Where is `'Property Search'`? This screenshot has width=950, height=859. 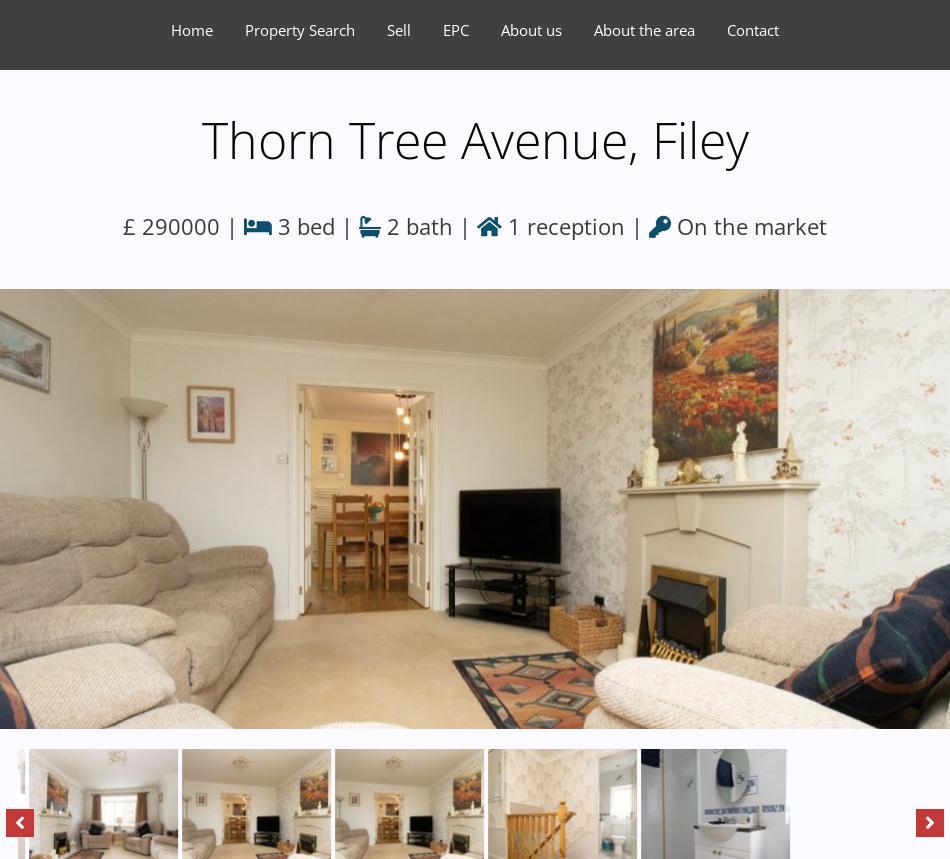 'Property Search' is located at coordinates (299, 29).